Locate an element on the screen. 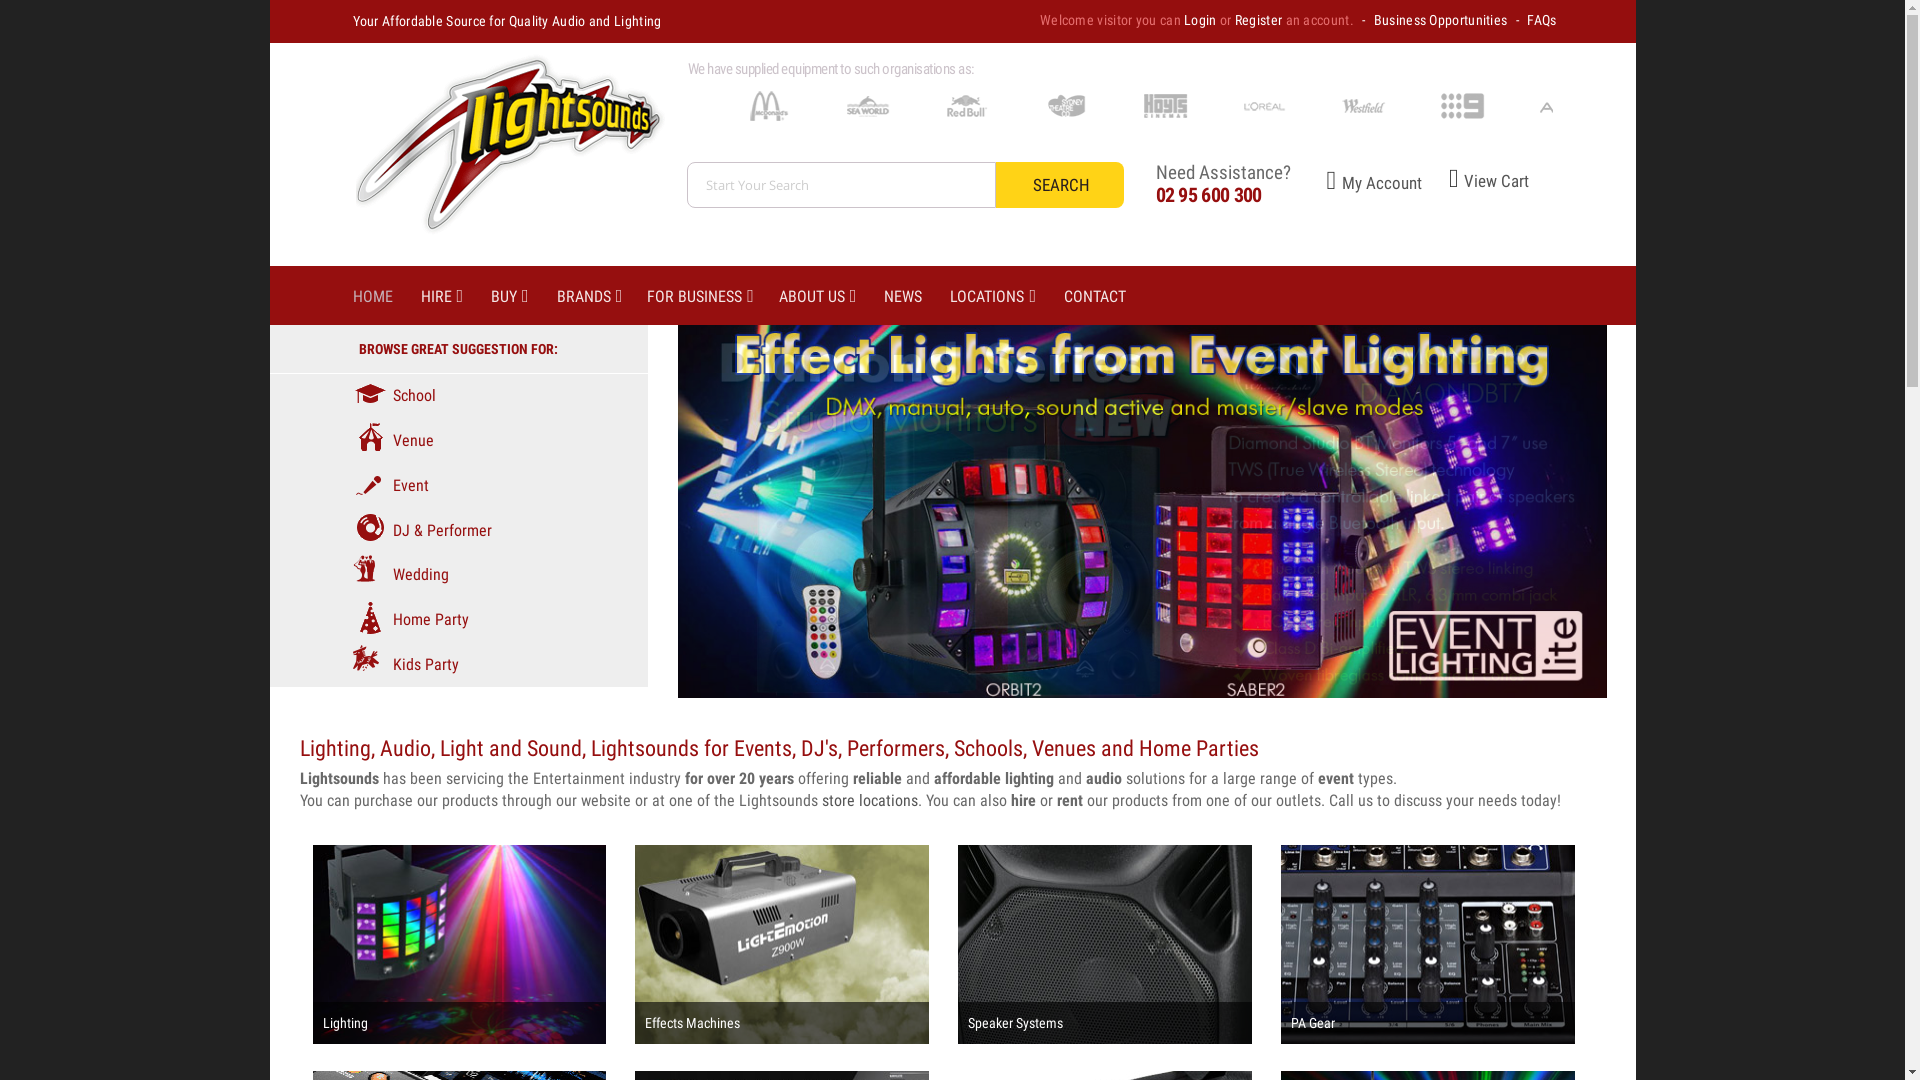  'Home Party' is located at coordinates (408, 618).